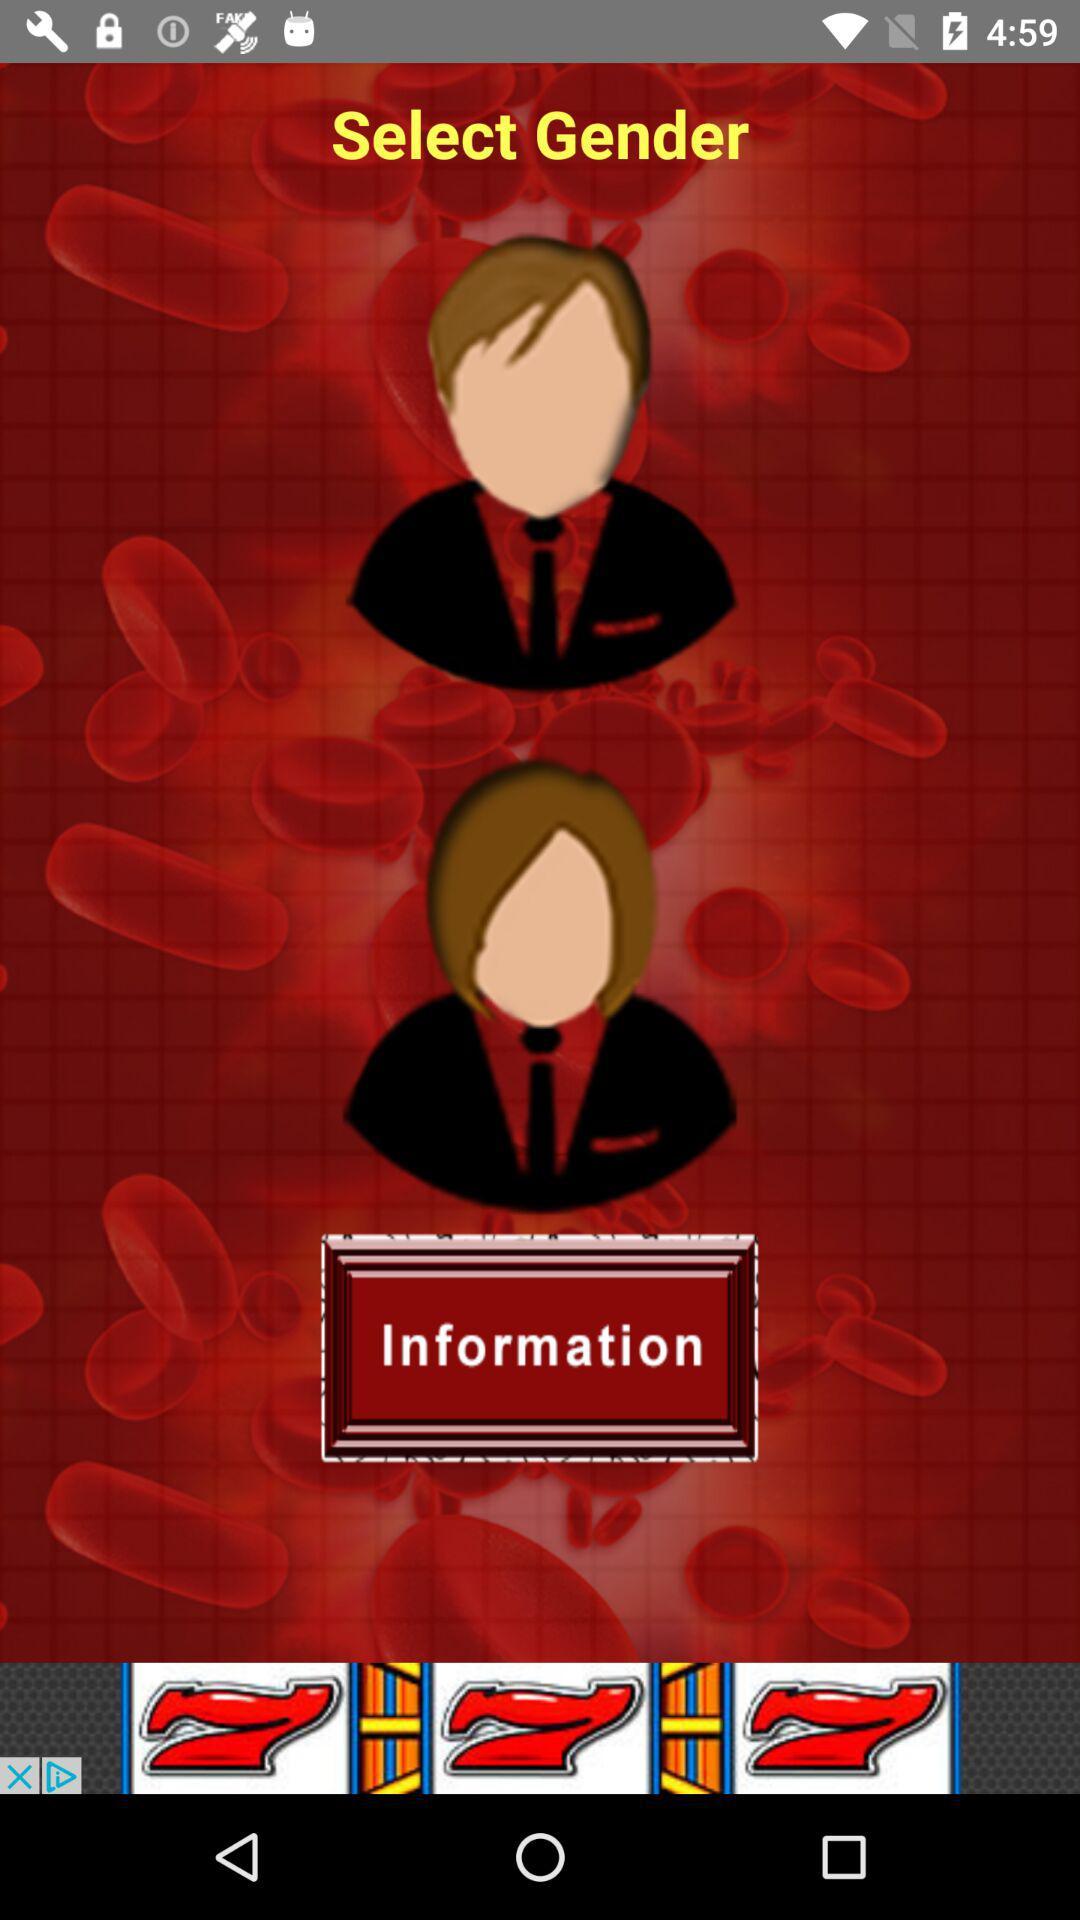 The width and height of the screenshot is (1080, 1920). What do you see at coordinates (540, 1727) in the screenshot?
I see `advertisement` at bounding box center [540, 1727].